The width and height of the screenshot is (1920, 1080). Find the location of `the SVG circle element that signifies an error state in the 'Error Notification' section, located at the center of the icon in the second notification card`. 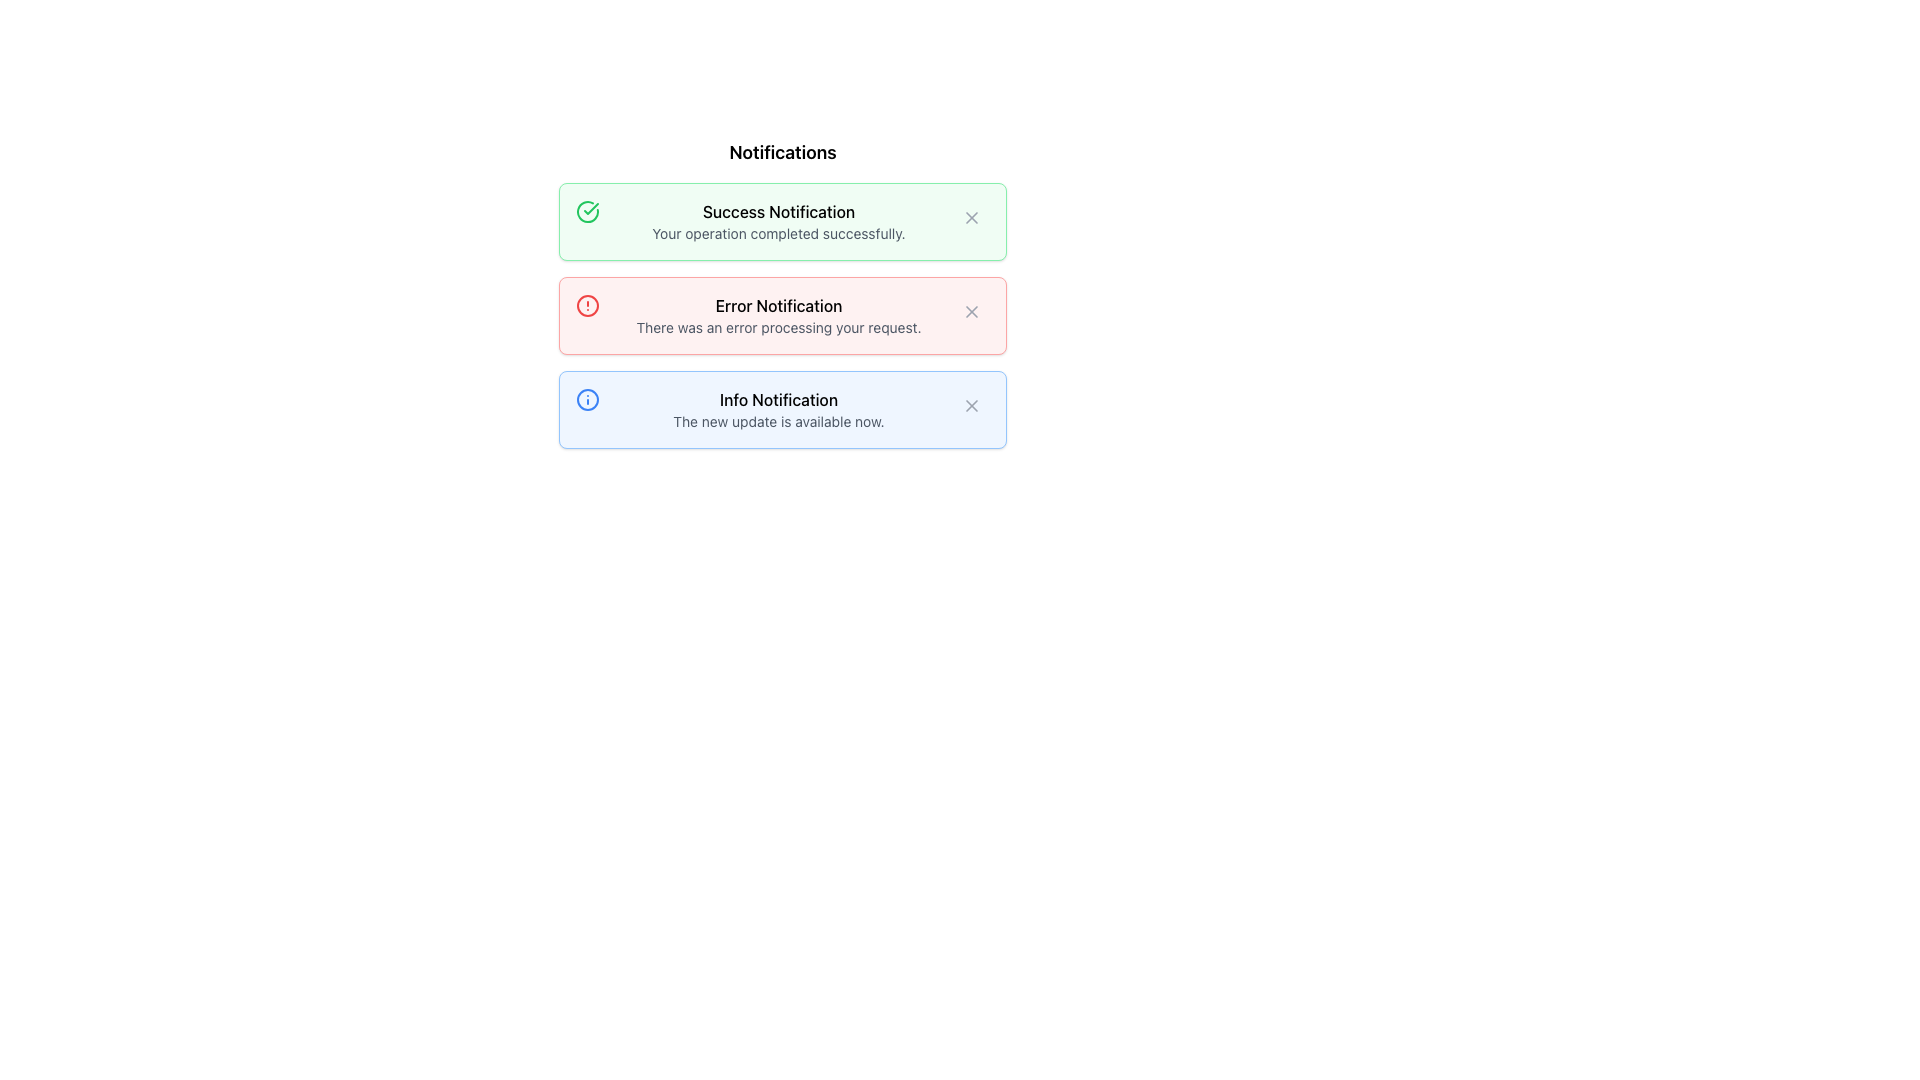

the SVG circle element that signifies an error state in the 'Error Notification' section, located at the center of the icon in the second notification card is located at coordinates (587, 305).